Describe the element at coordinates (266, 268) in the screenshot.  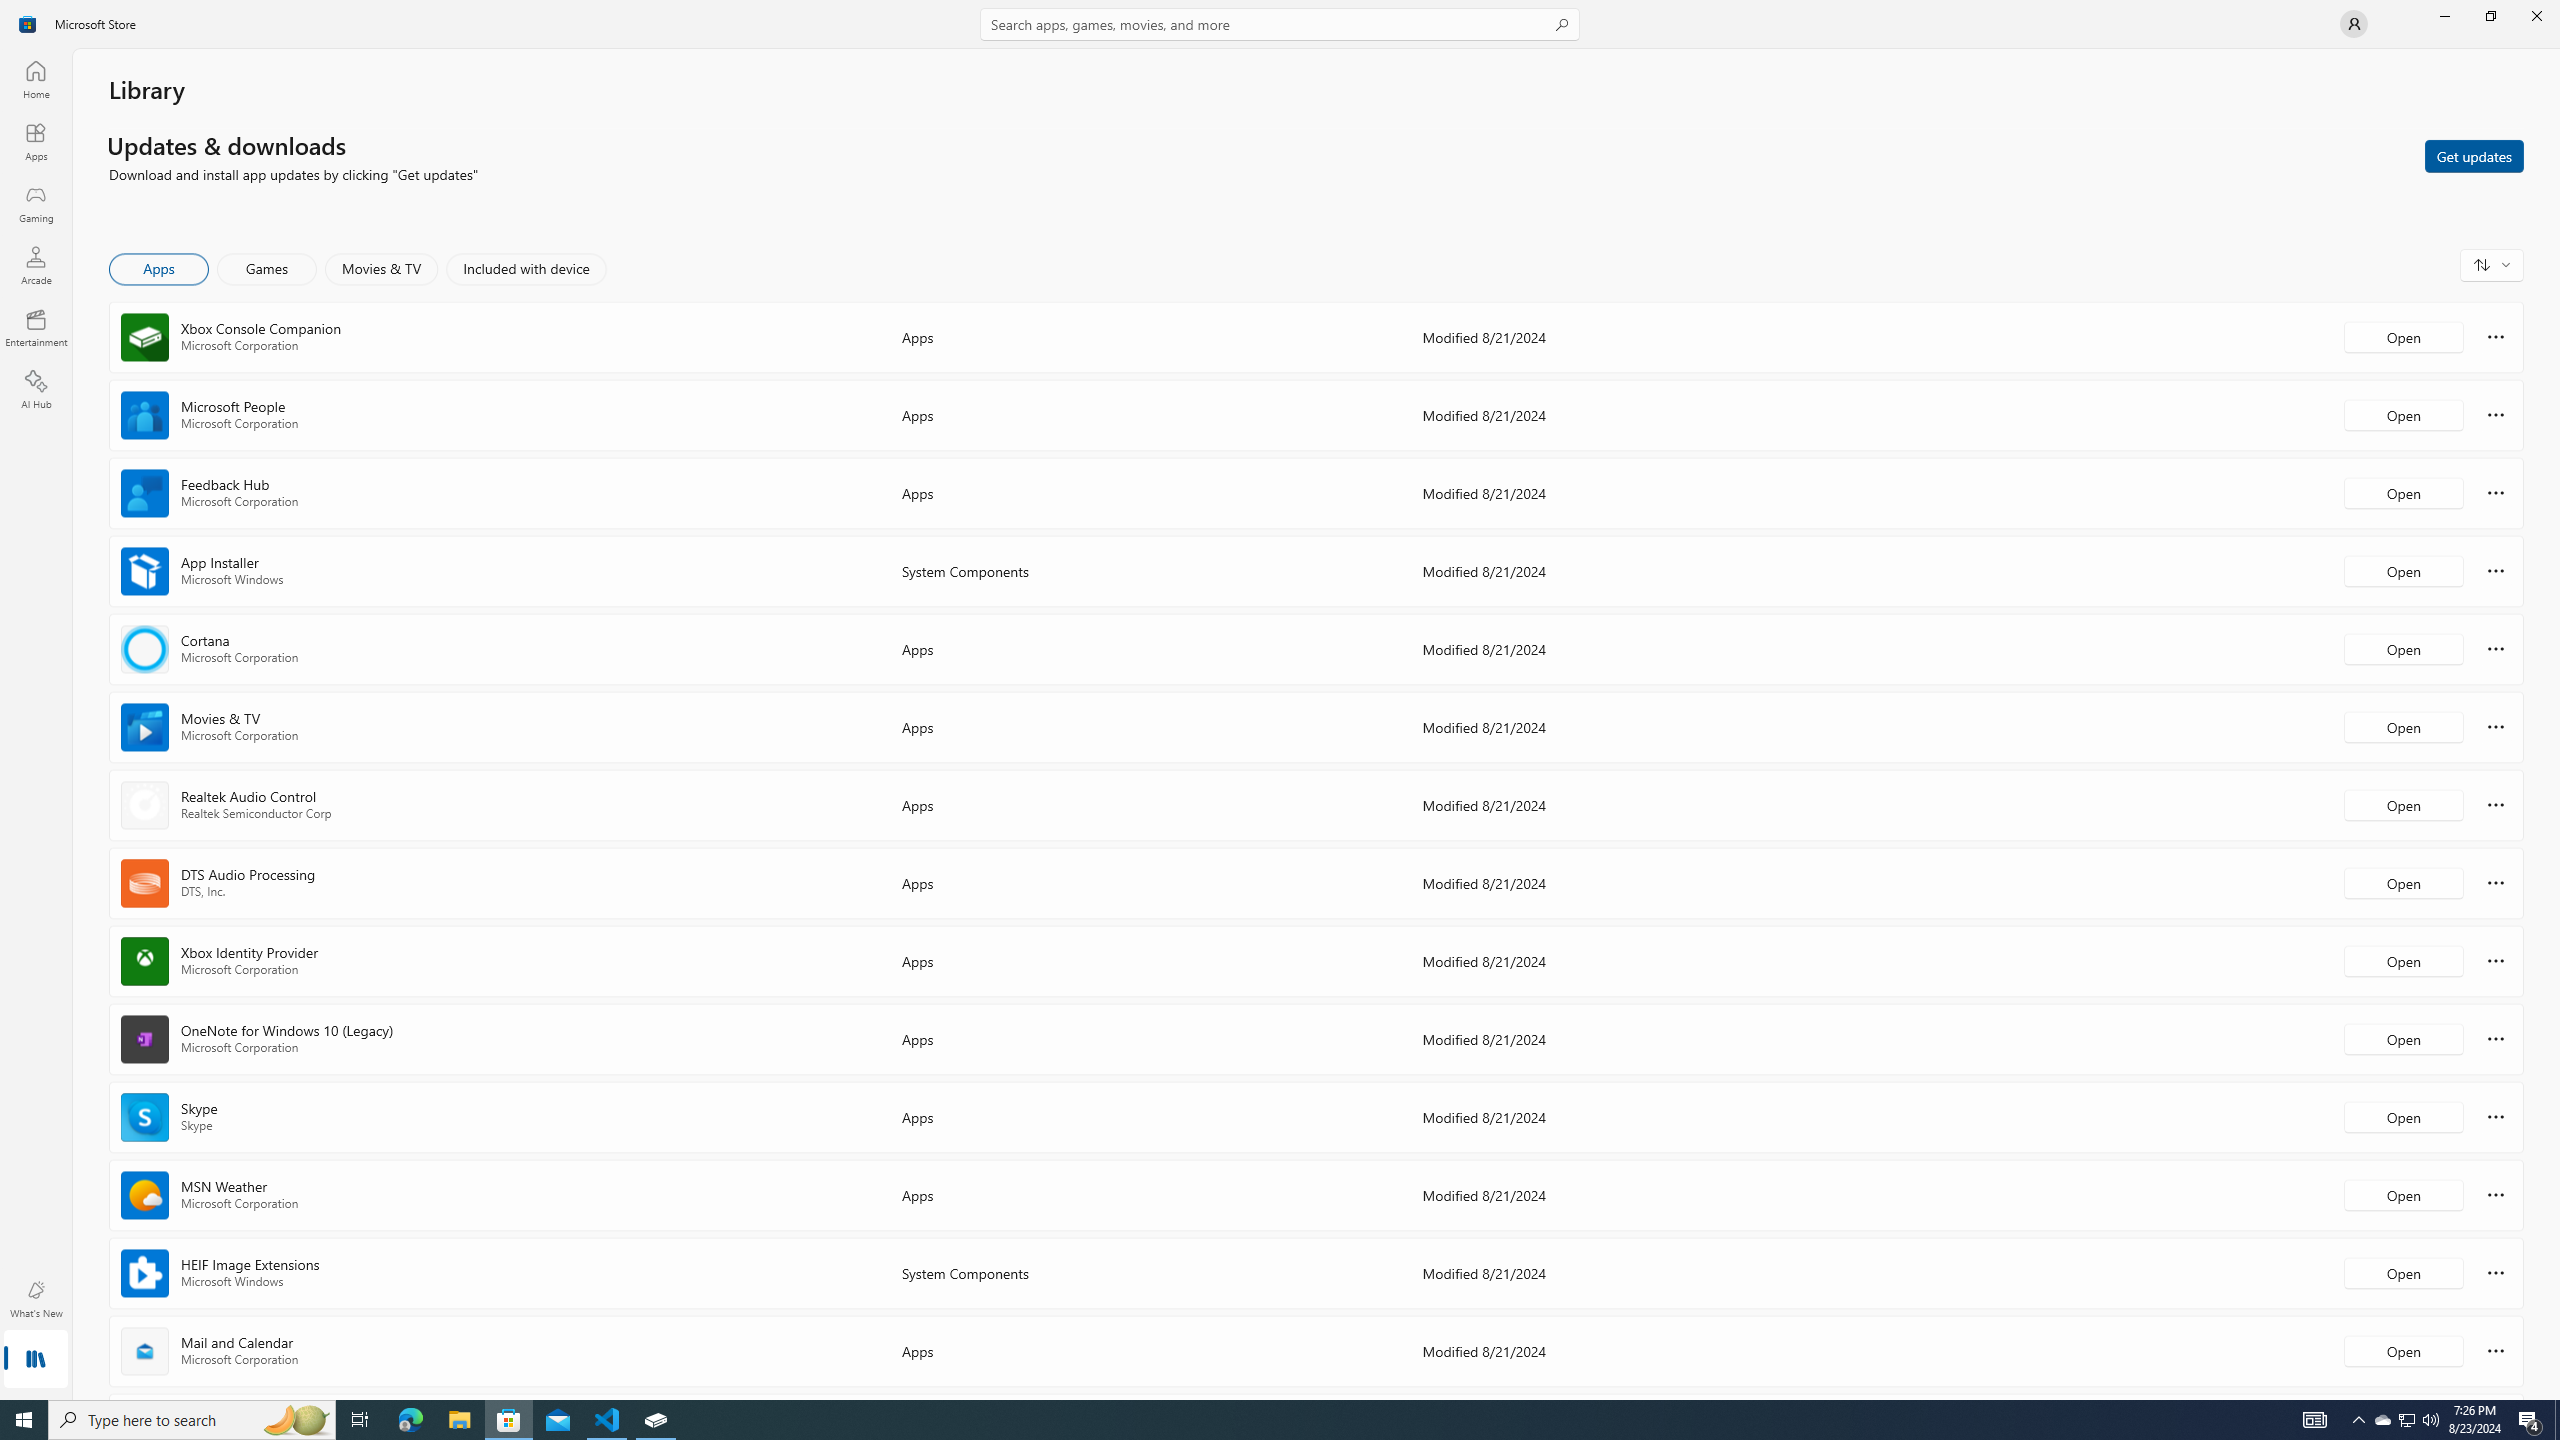
I see `'Games'` at that location.